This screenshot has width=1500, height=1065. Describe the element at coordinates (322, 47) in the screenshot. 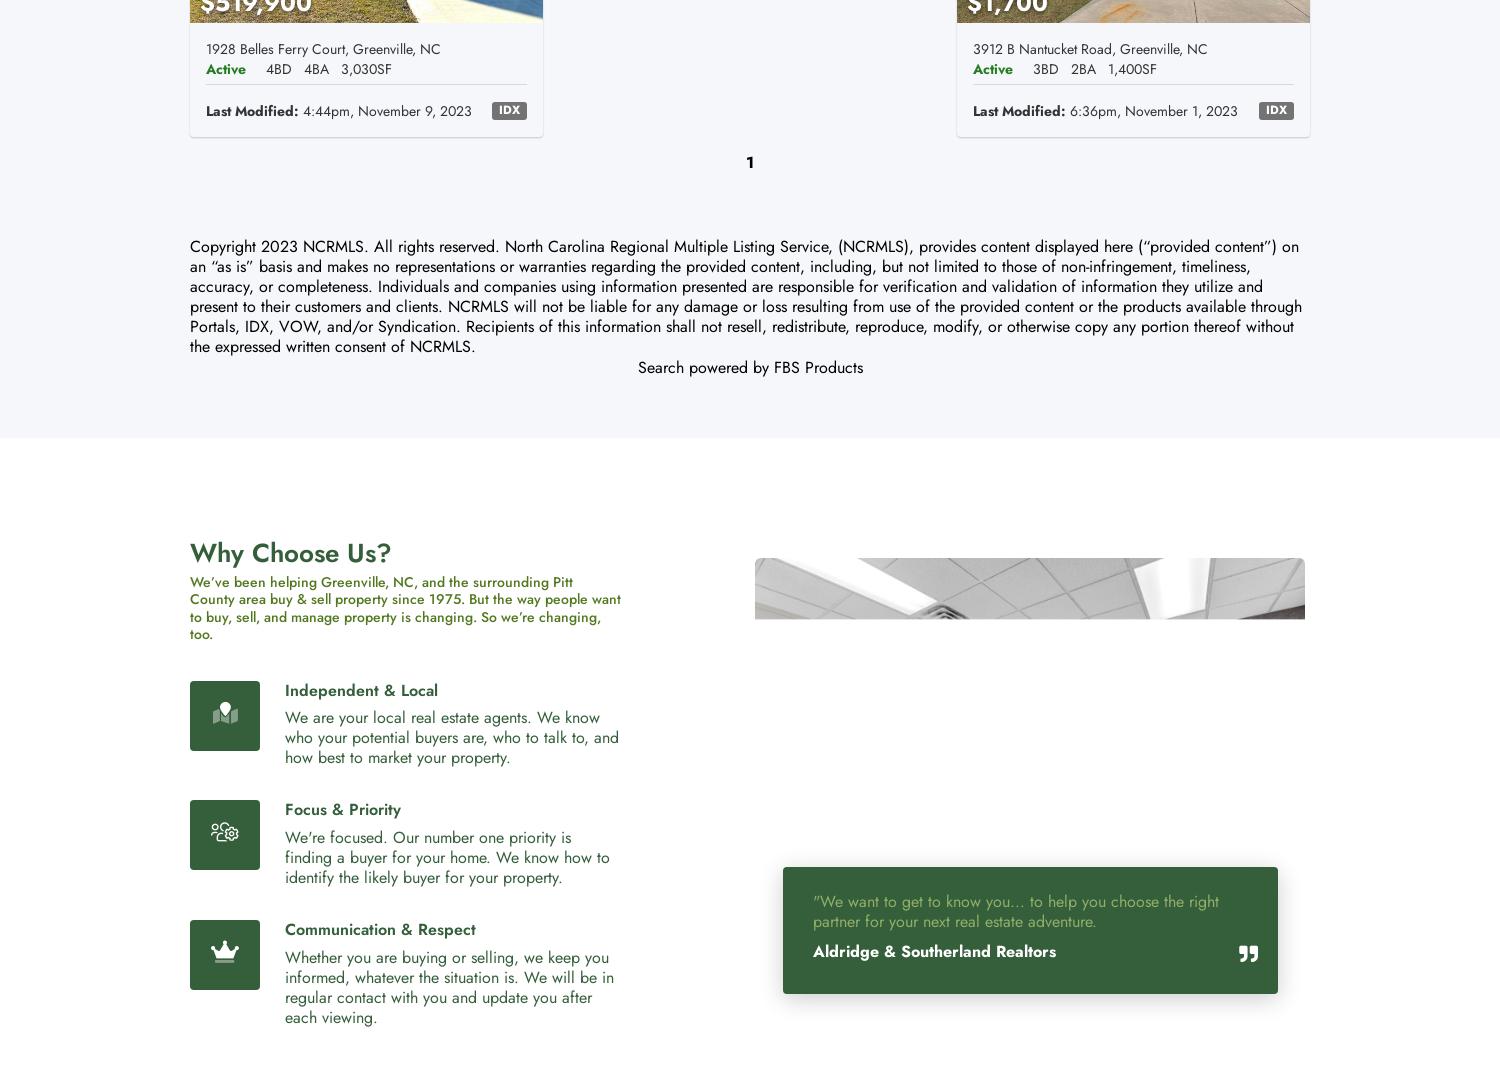

I see `'1928 Belles Ferry Court, Greenville, NC'` at that location.